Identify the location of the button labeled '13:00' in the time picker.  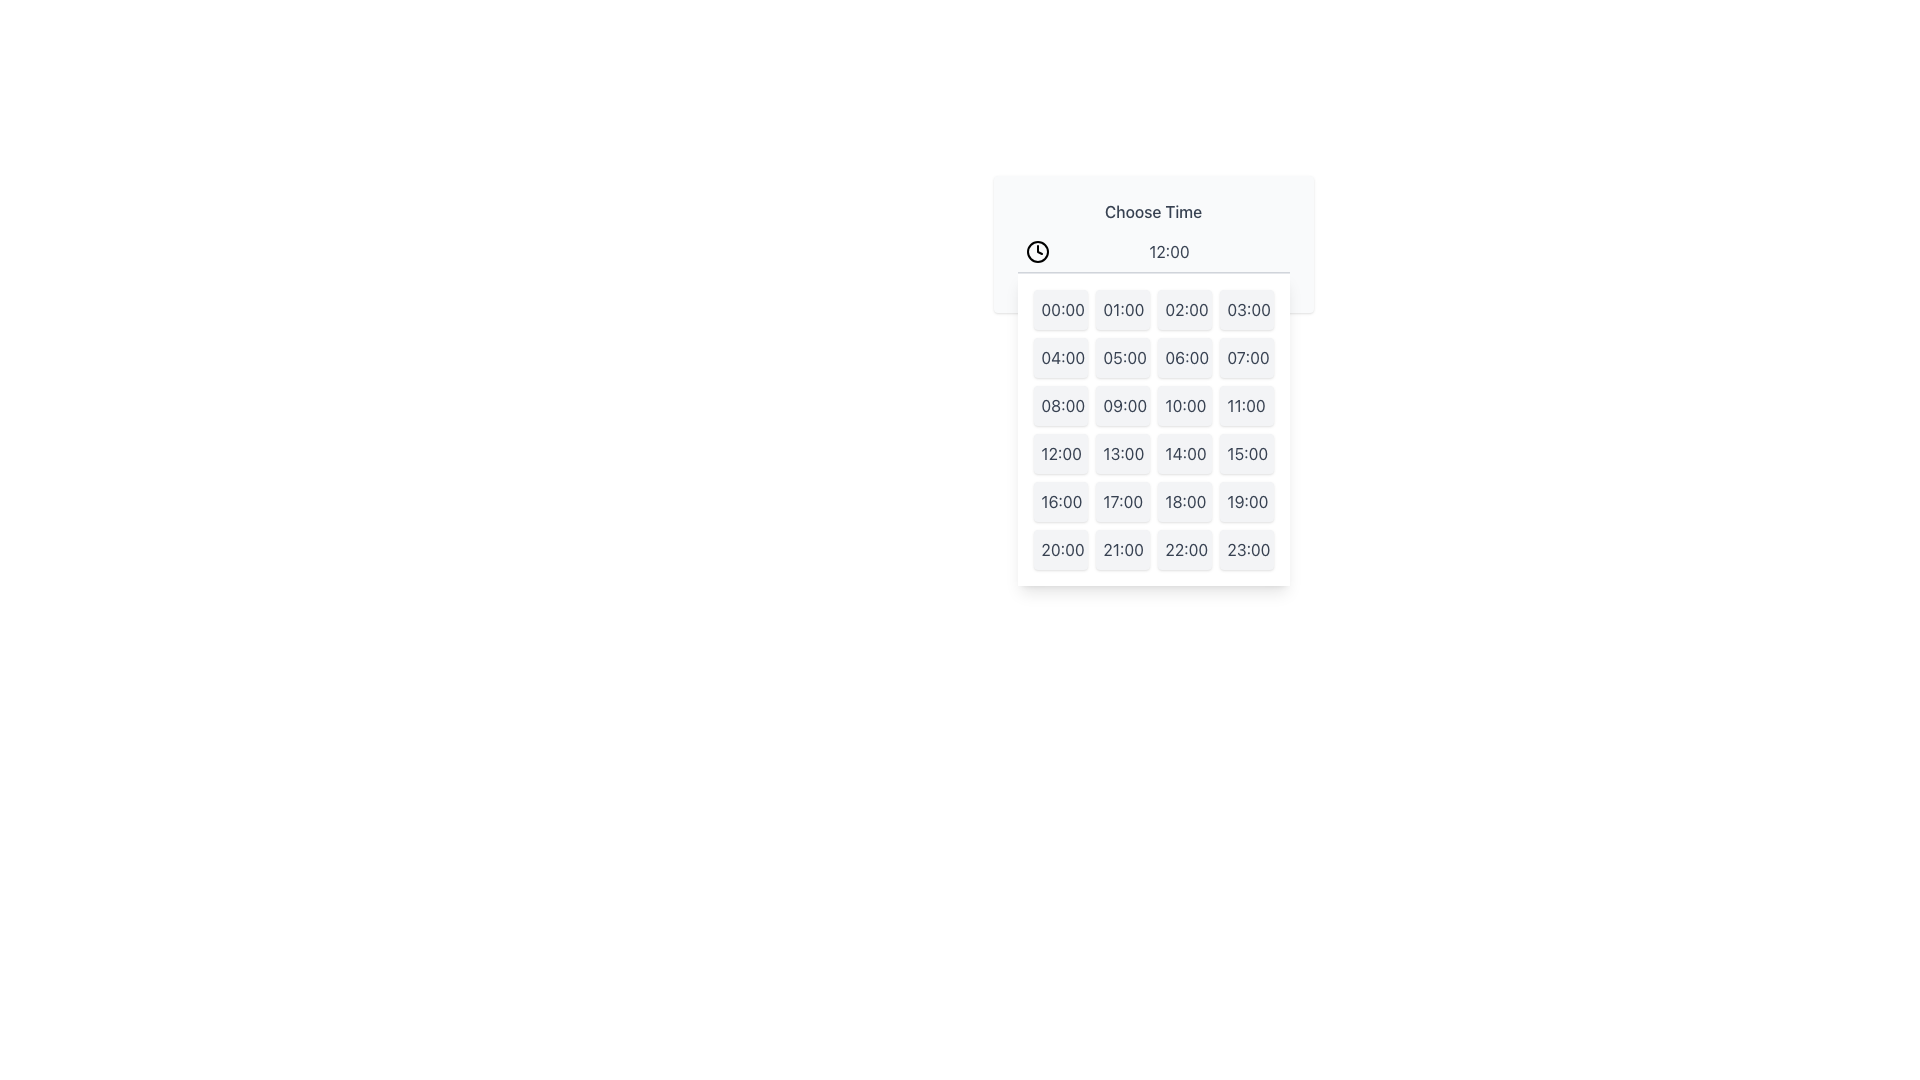
(1122, 454).